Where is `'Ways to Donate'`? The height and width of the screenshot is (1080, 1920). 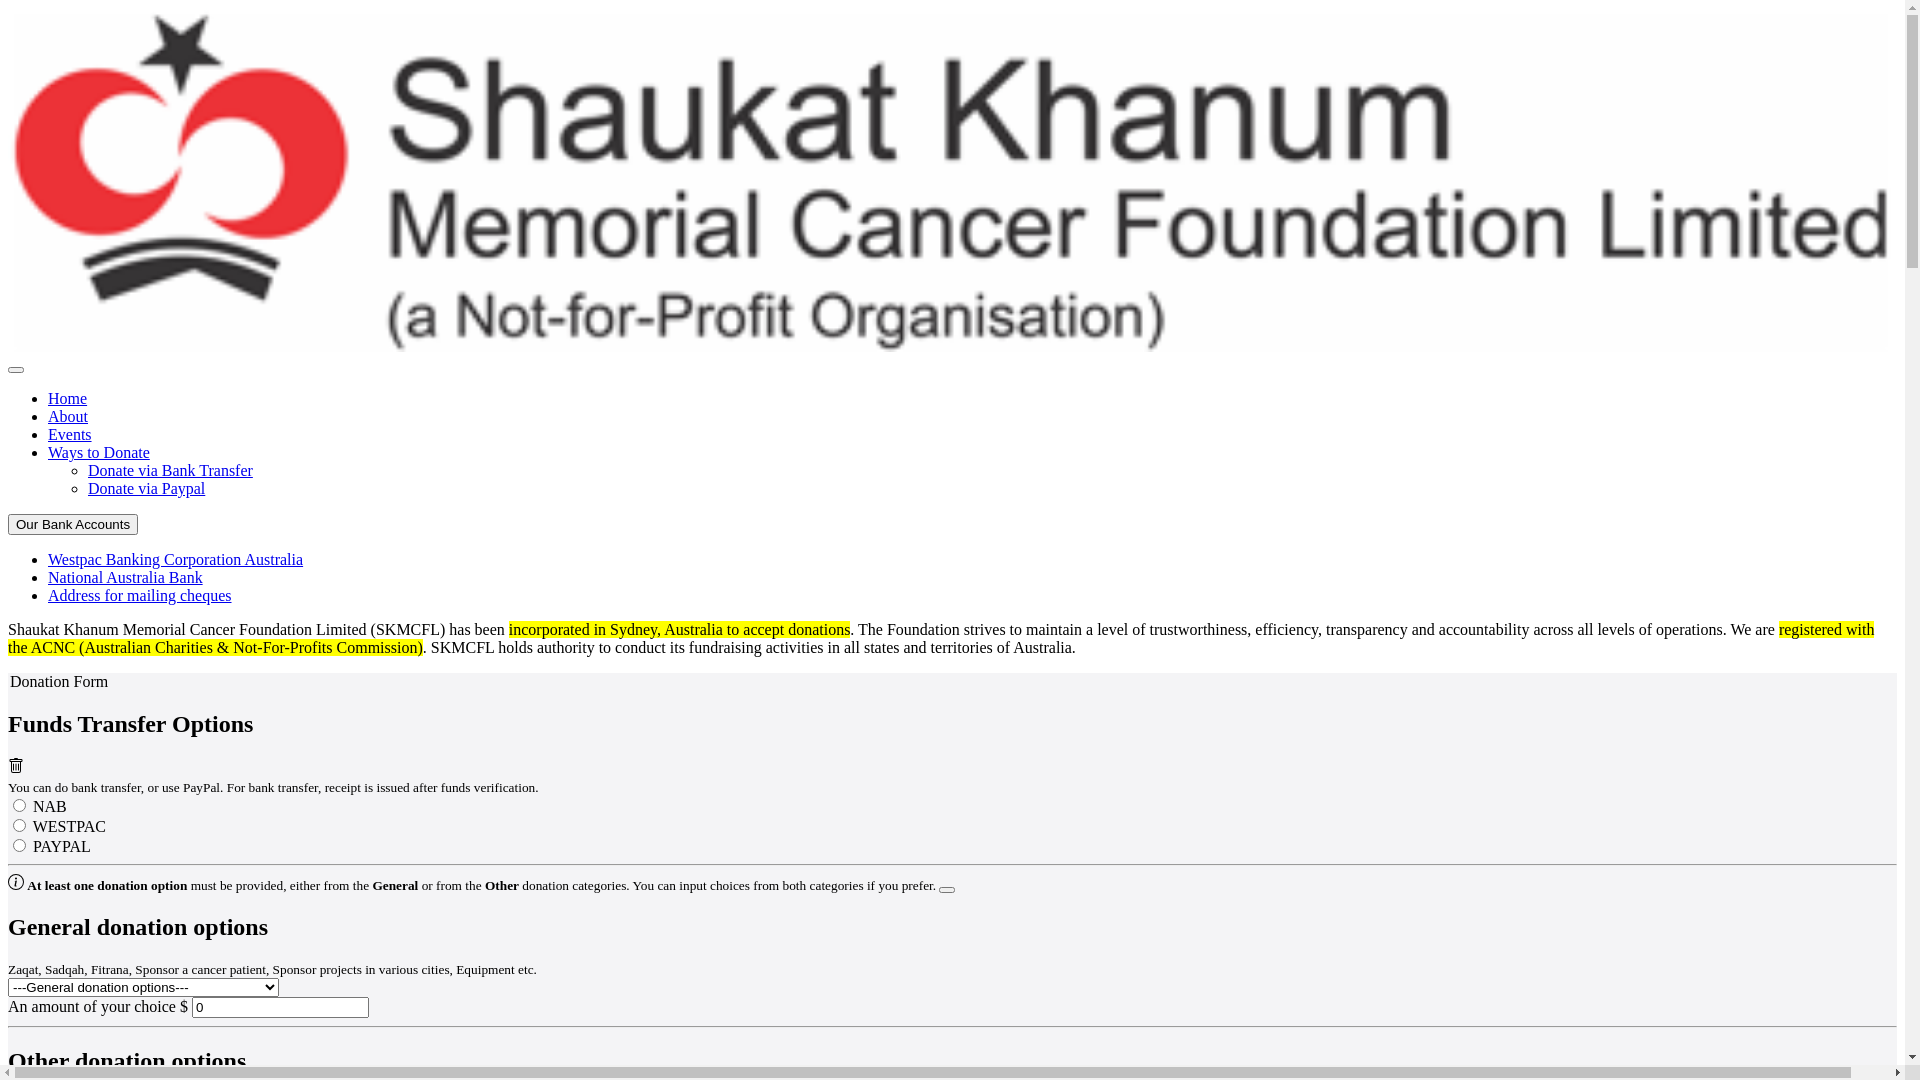
'Ways to Donate' is located at coordinates (98, 452).